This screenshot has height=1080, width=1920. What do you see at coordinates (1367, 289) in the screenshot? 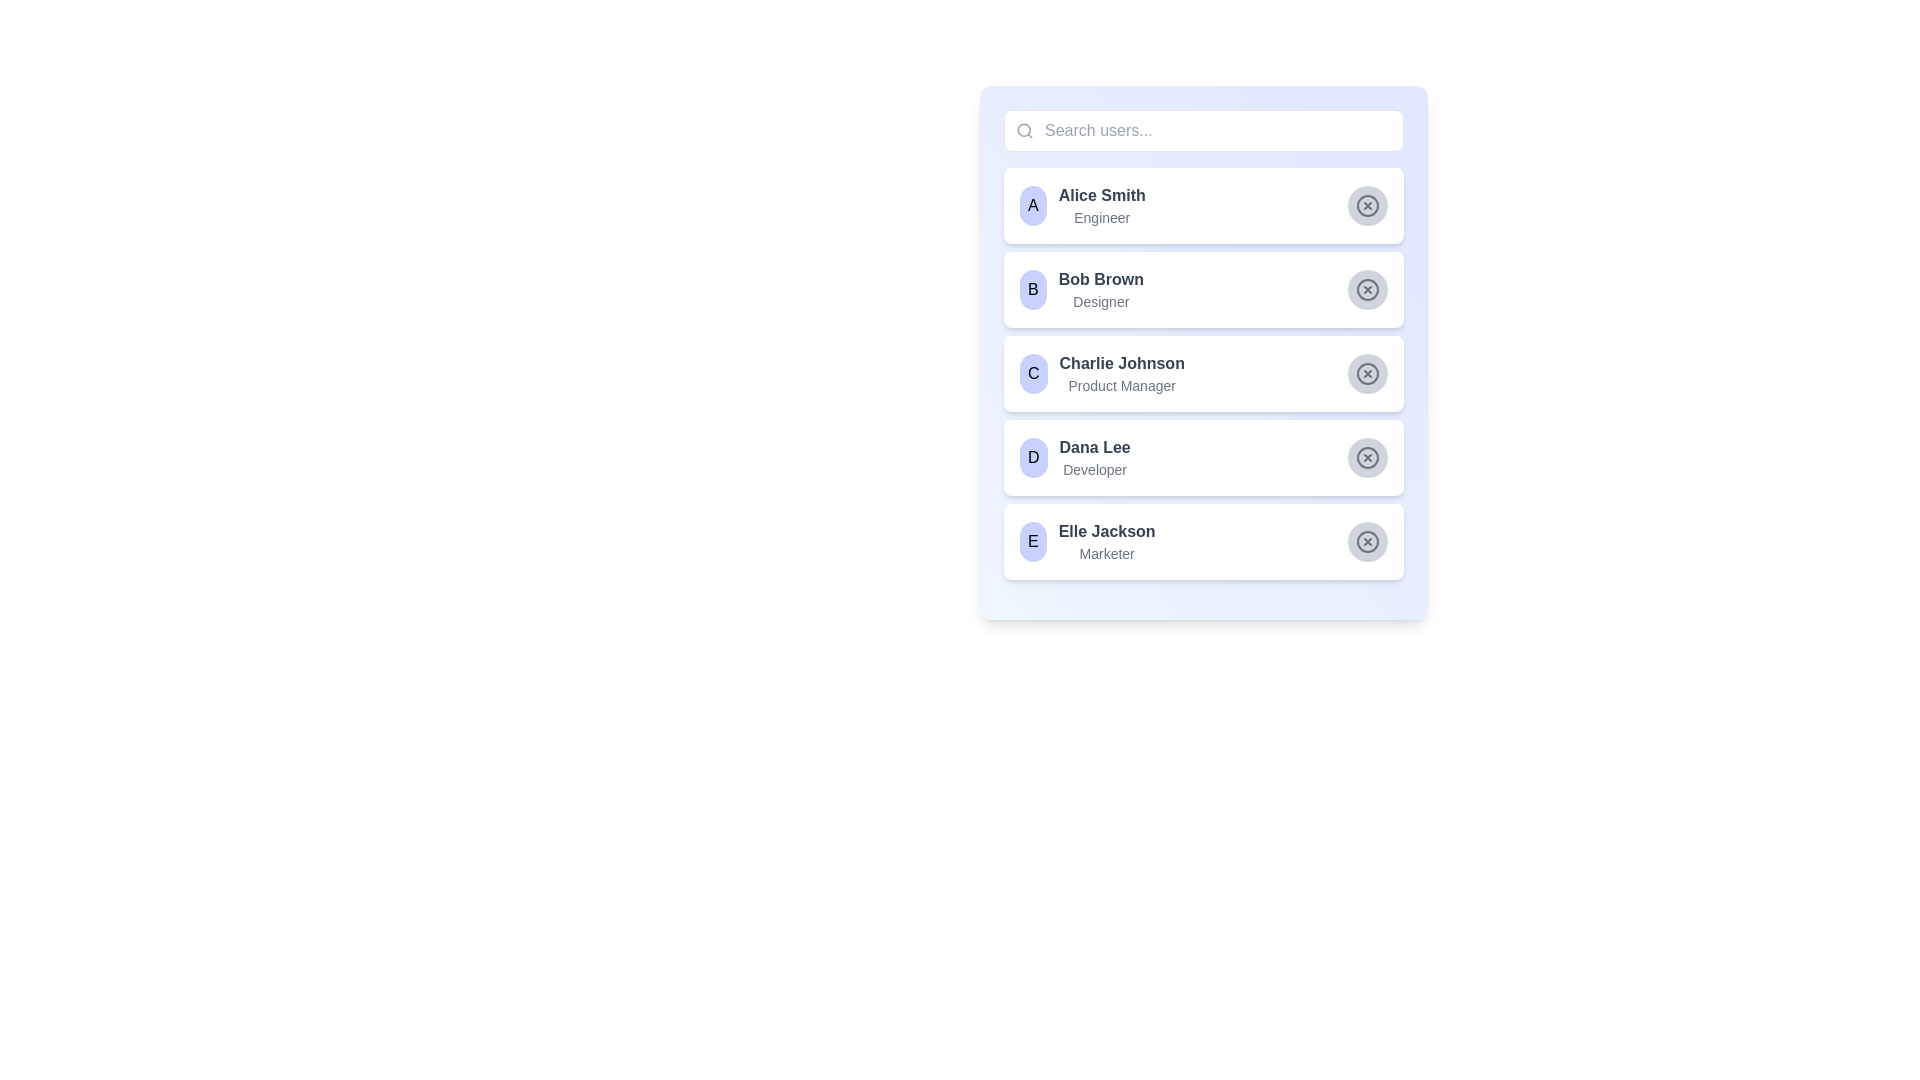
I see `the close or delete button located on the far right end of the row labeled 'Bob Brown Designer'` at bounding box center [1367, 289].